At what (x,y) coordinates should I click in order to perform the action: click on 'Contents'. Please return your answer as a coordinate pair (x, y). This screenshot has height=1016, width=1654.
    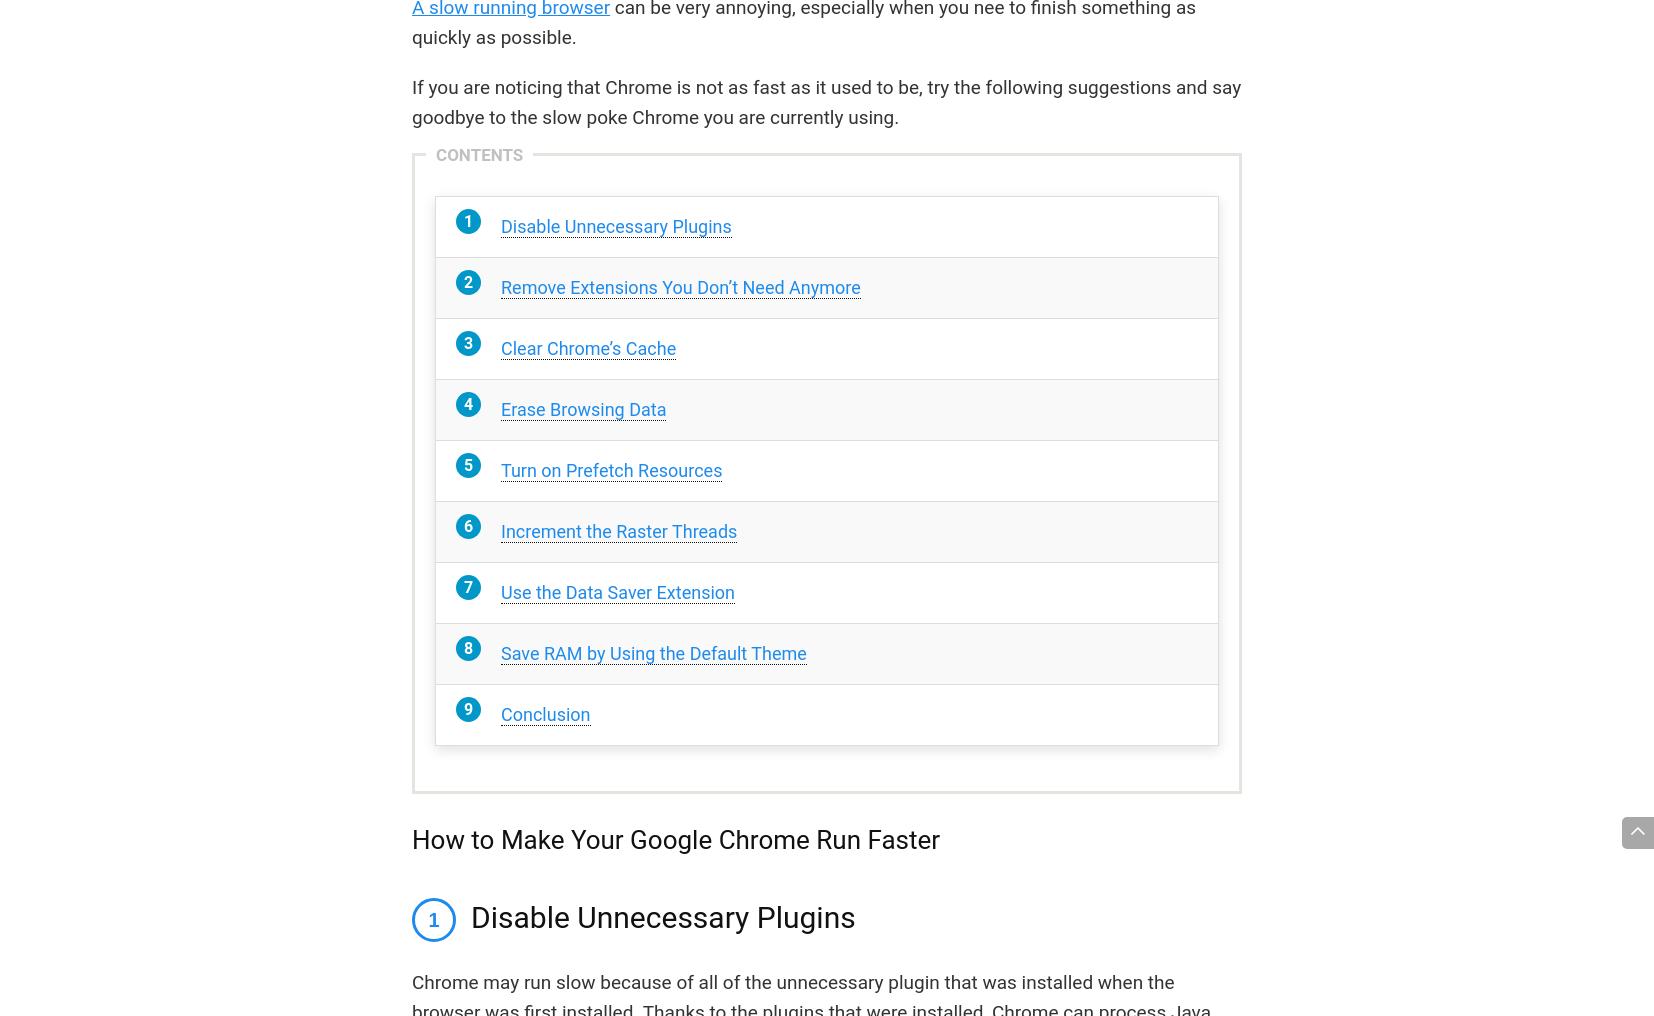
    Looking at the image, I should click on (479, 154).